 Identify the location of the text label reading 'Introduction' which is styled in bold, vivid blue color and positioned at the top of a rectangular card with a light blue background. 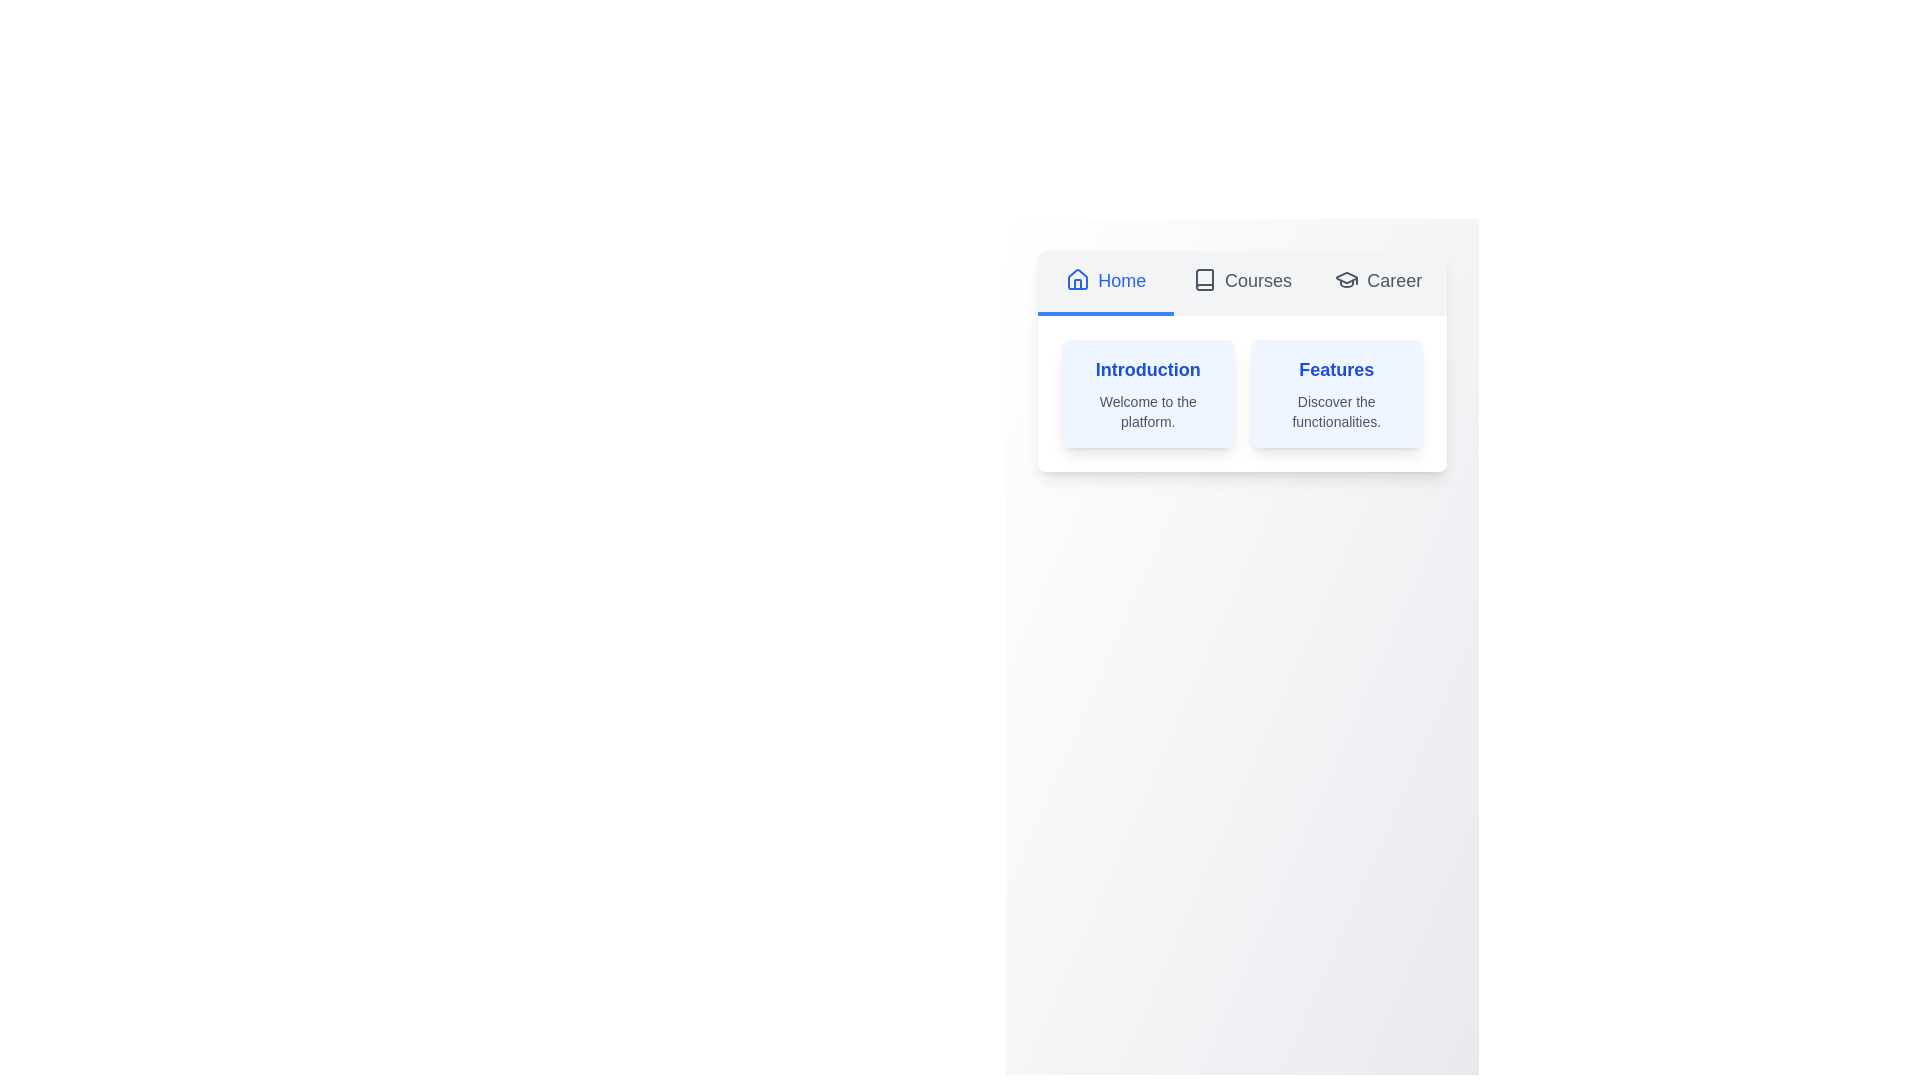
(1148, 370).